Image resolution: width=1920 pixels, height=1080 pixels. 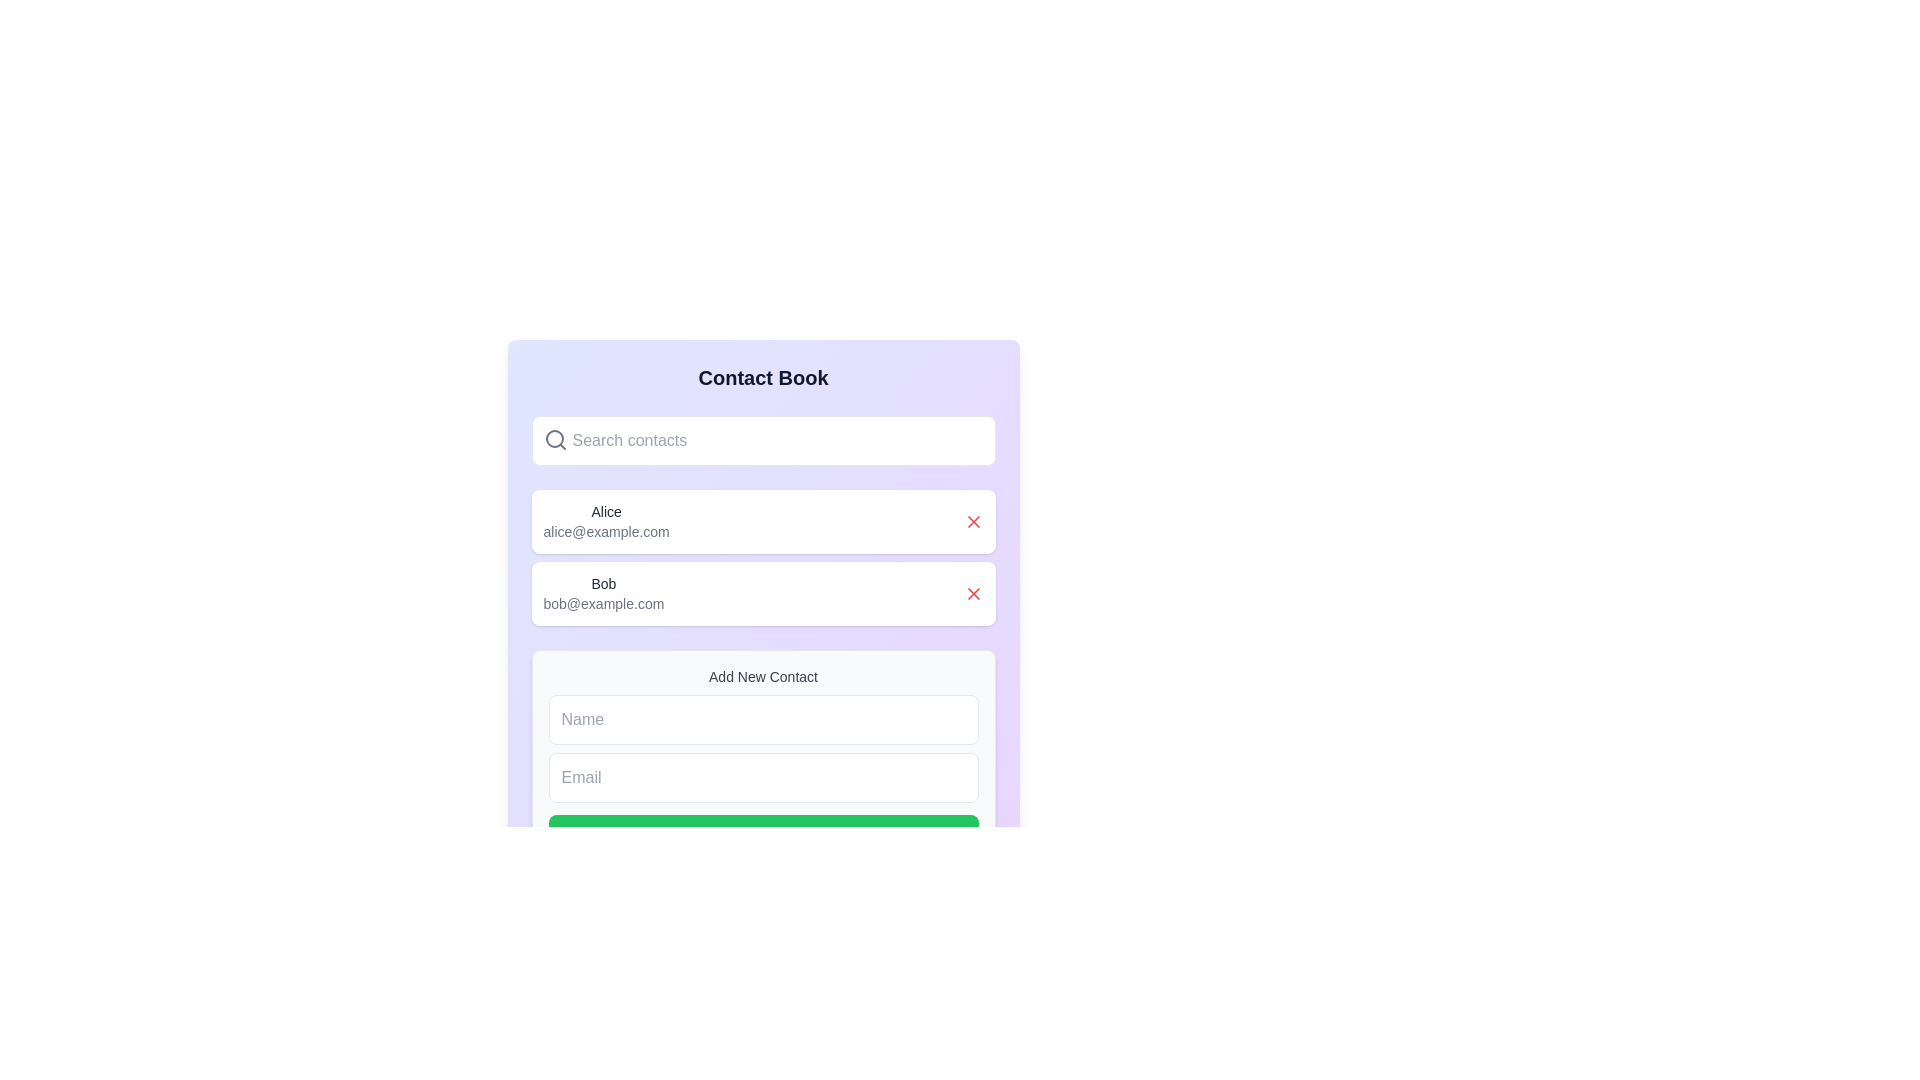 I want to click on text in the text display area that shows the name and email address of the contact in the second contact card from the top in the contact list section, so click(x=602, y=593).